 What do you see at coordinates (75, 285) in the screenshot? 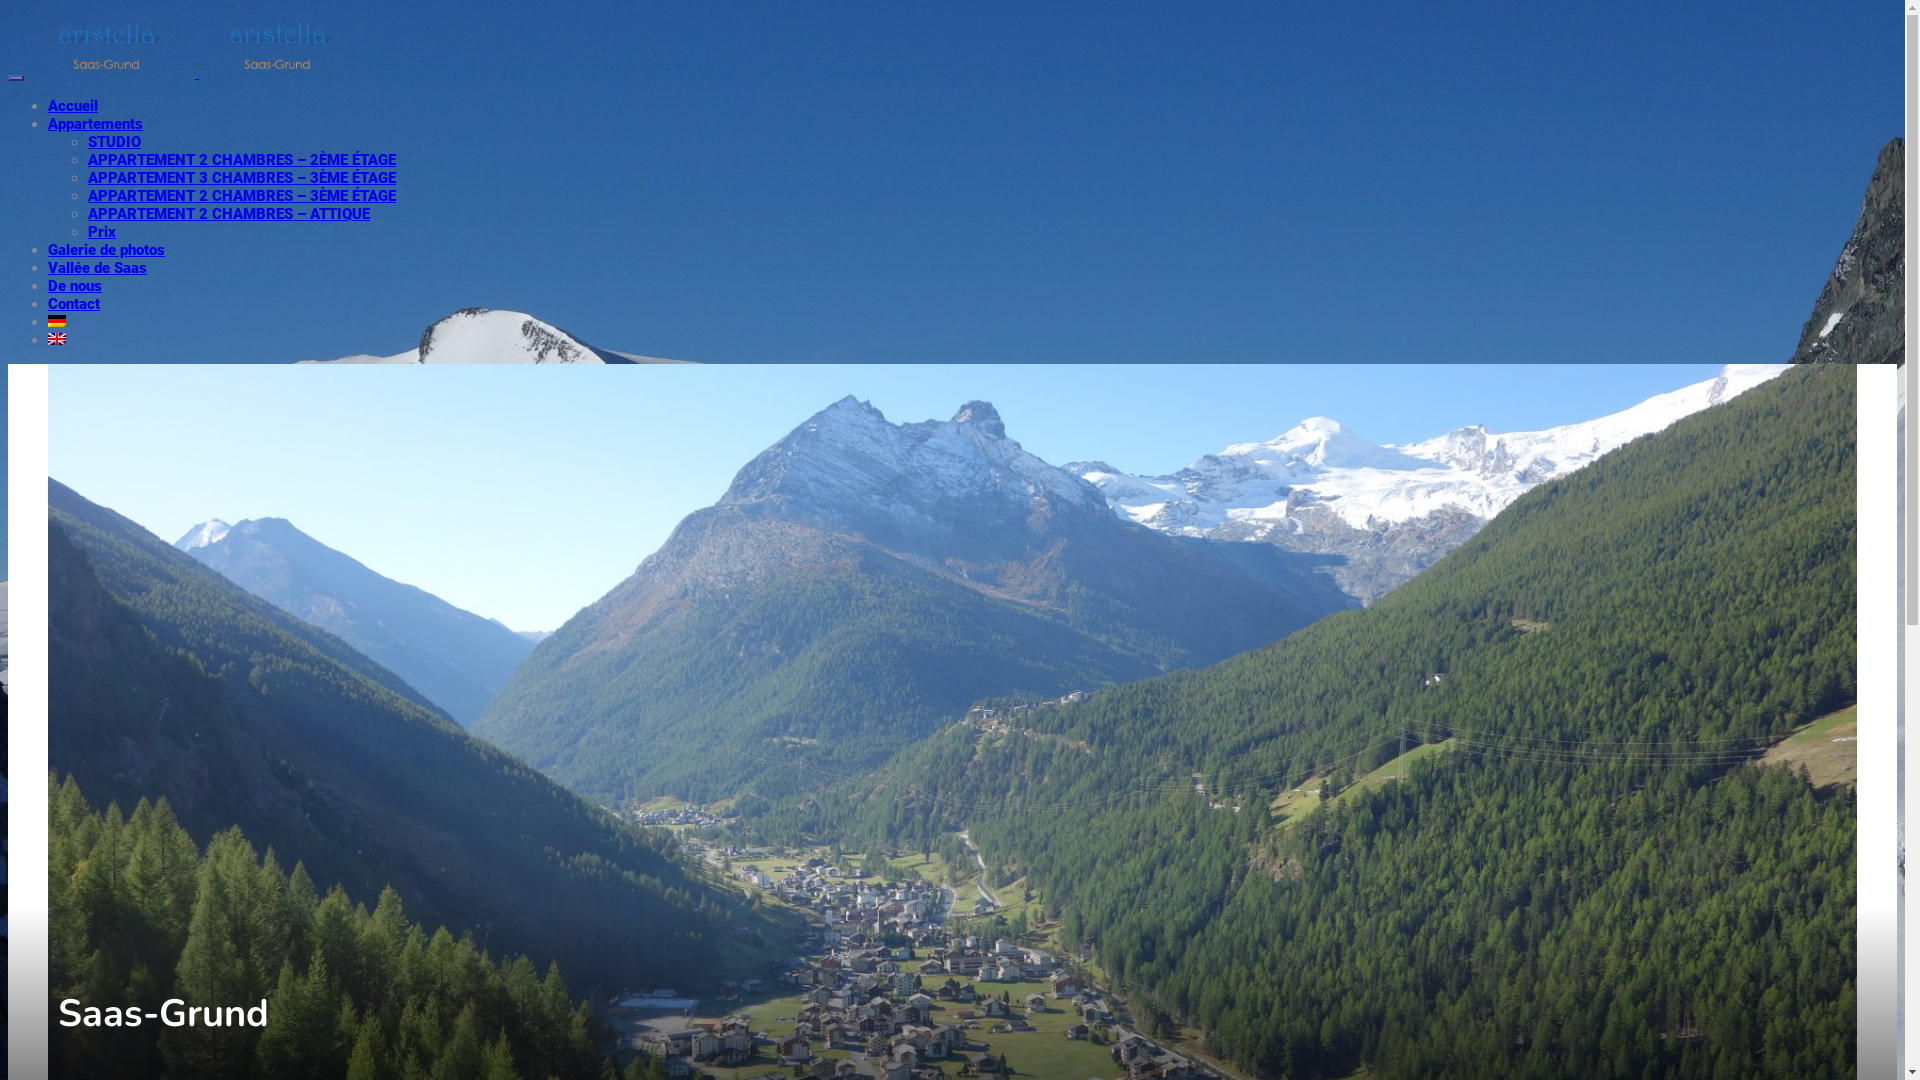
I see `'De nous'` at bounding box center [75, 285].